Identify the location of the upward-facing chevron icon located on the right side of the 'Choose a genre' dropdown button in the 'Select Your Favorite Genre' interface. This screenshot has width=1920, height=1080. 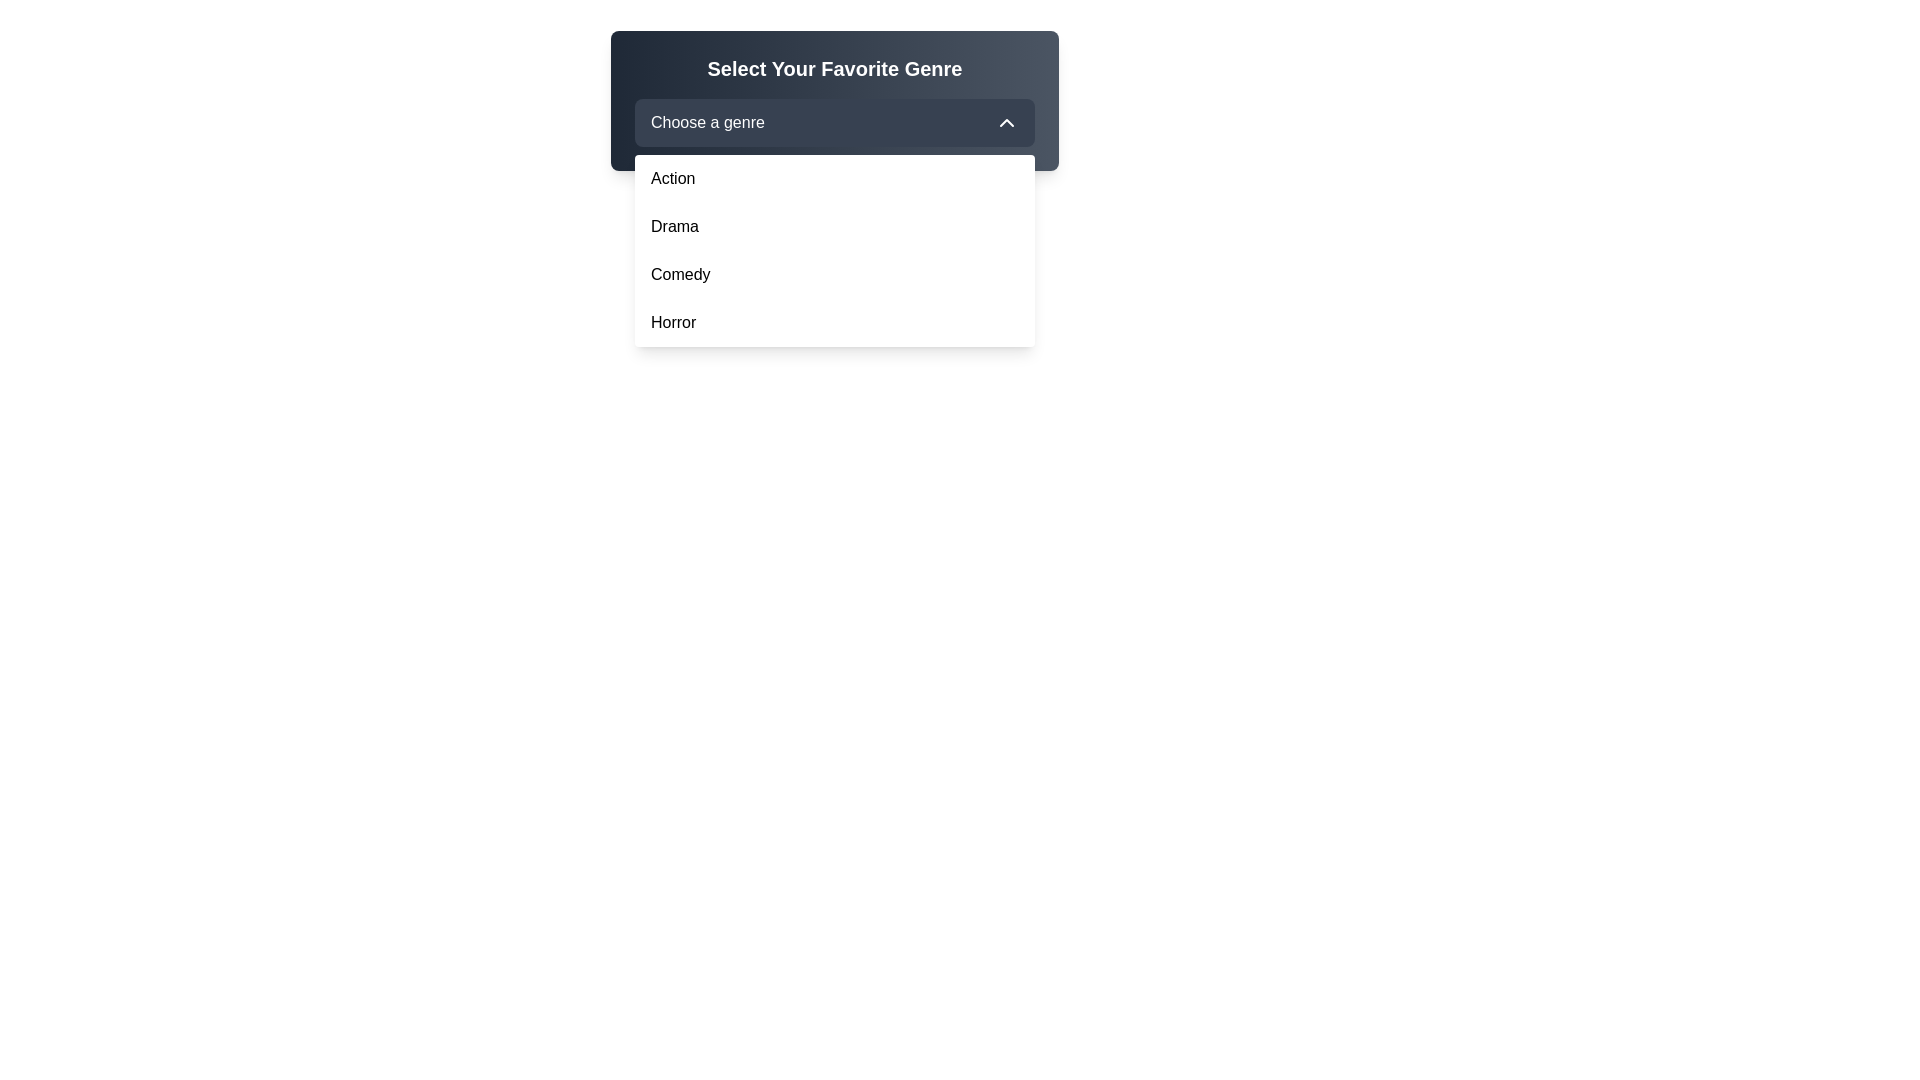
(1007, 123).